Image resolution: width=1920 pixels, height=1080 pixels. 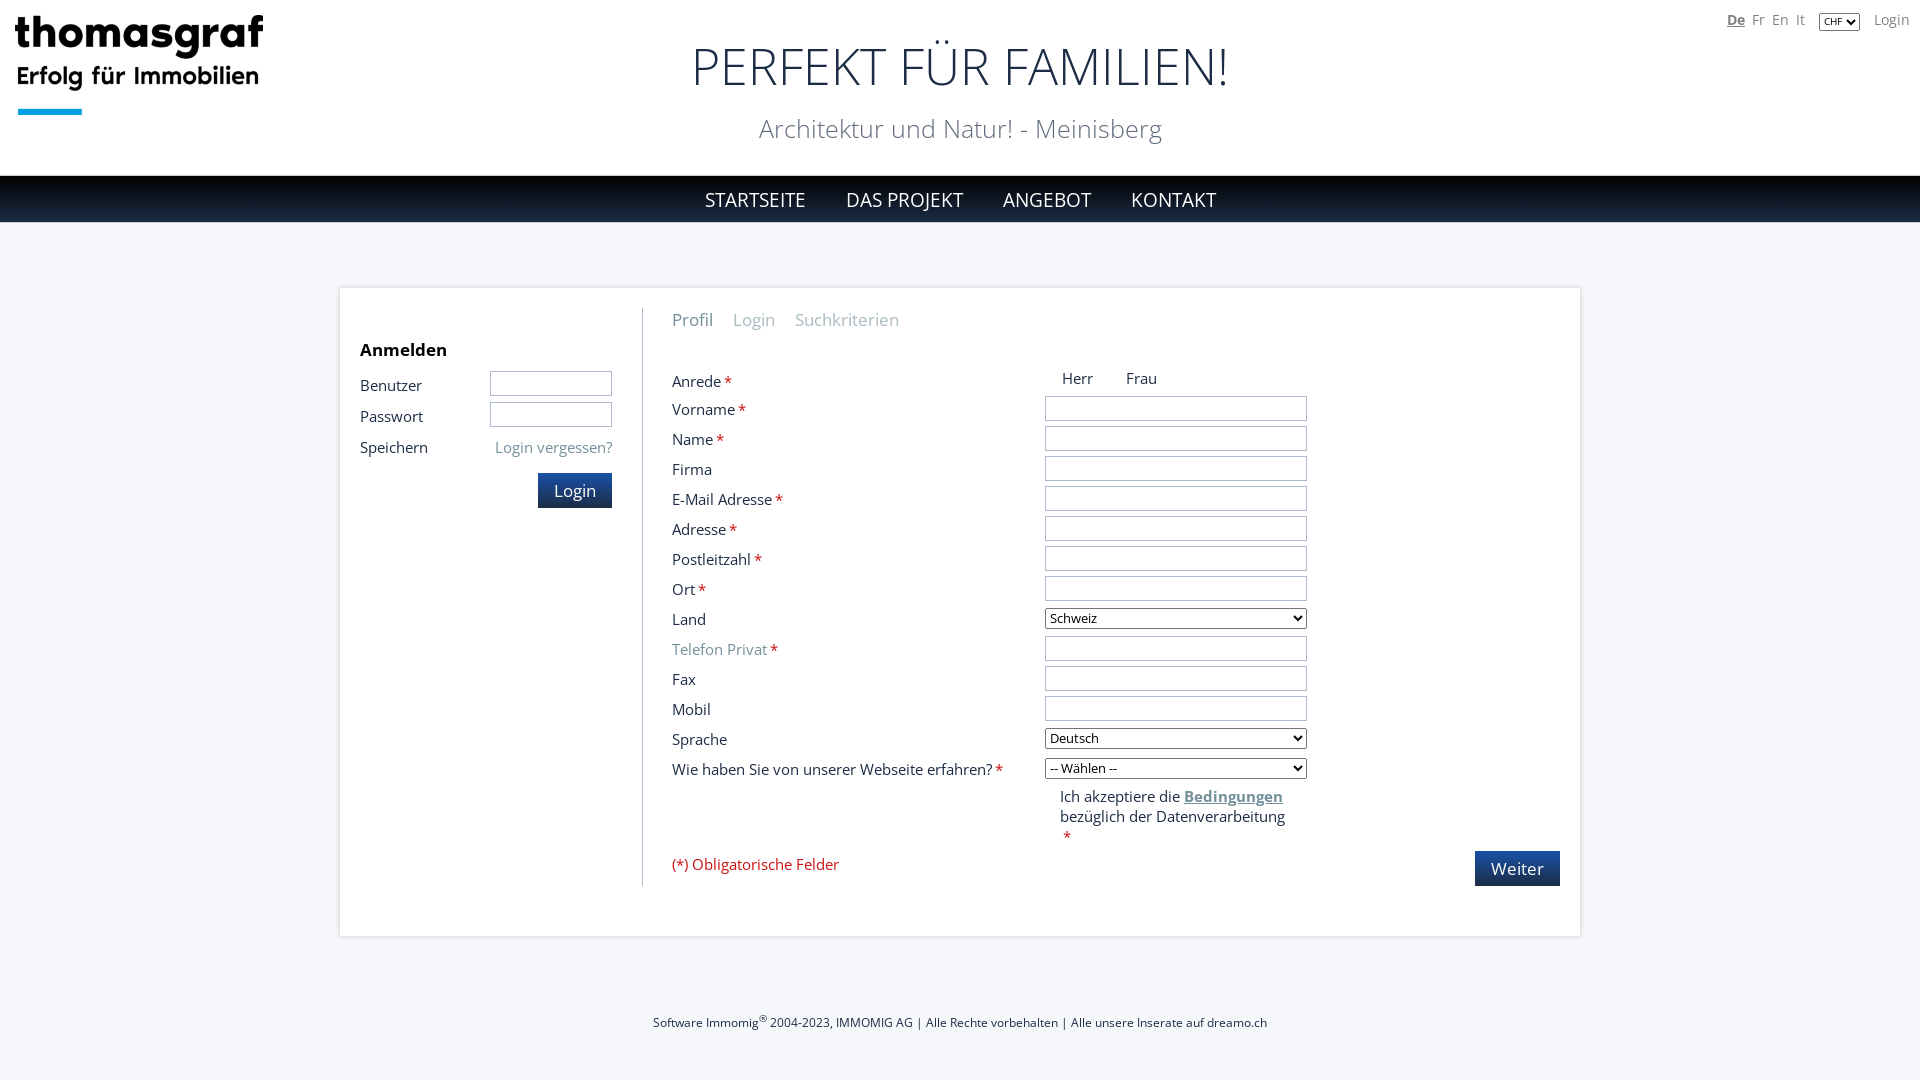 What do you see at coordinates (1872, 19) in the screenshot?
I see `'Login'` at bounding box center [1872, 19].